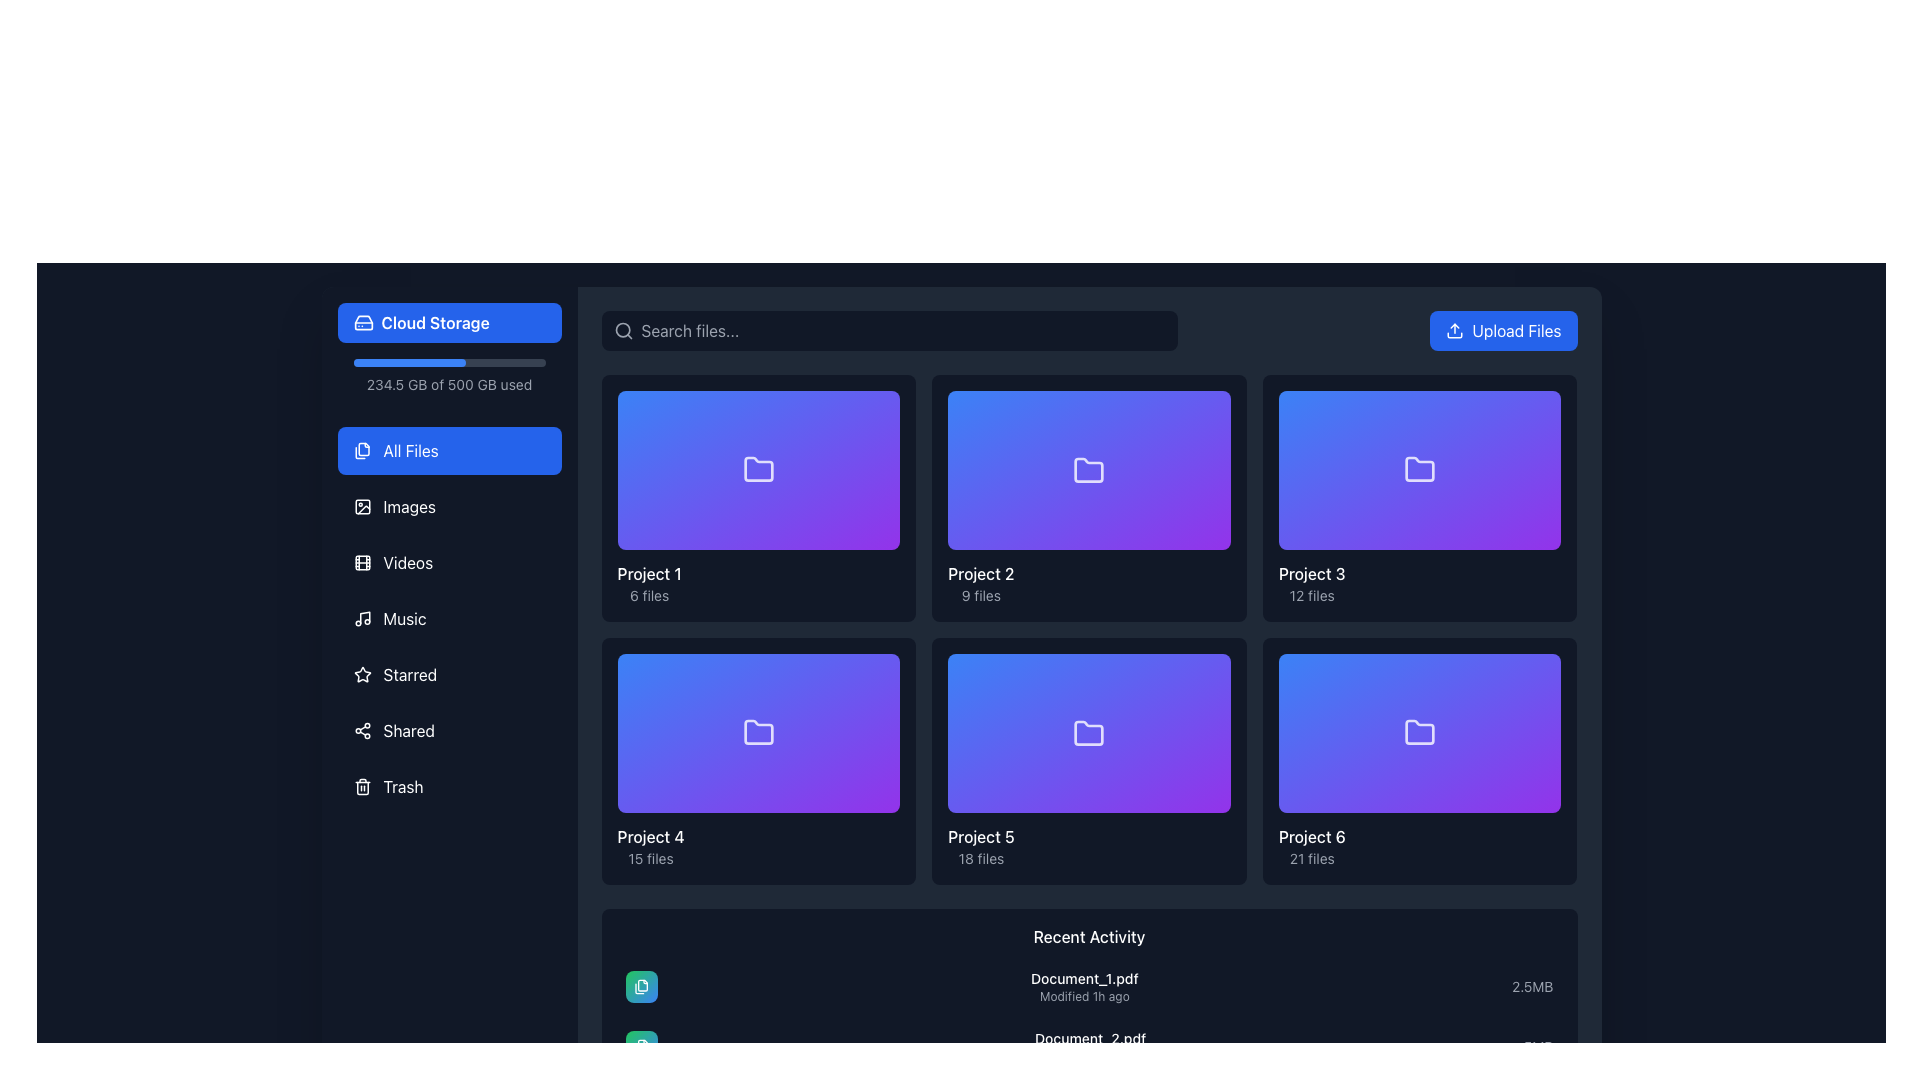 This screenshot has height=1080, width=1920. Describe the element at coordinates (362, 563) in the screenshot. I see `the 'Videos' section icon located in the left navigation bar` at that location.